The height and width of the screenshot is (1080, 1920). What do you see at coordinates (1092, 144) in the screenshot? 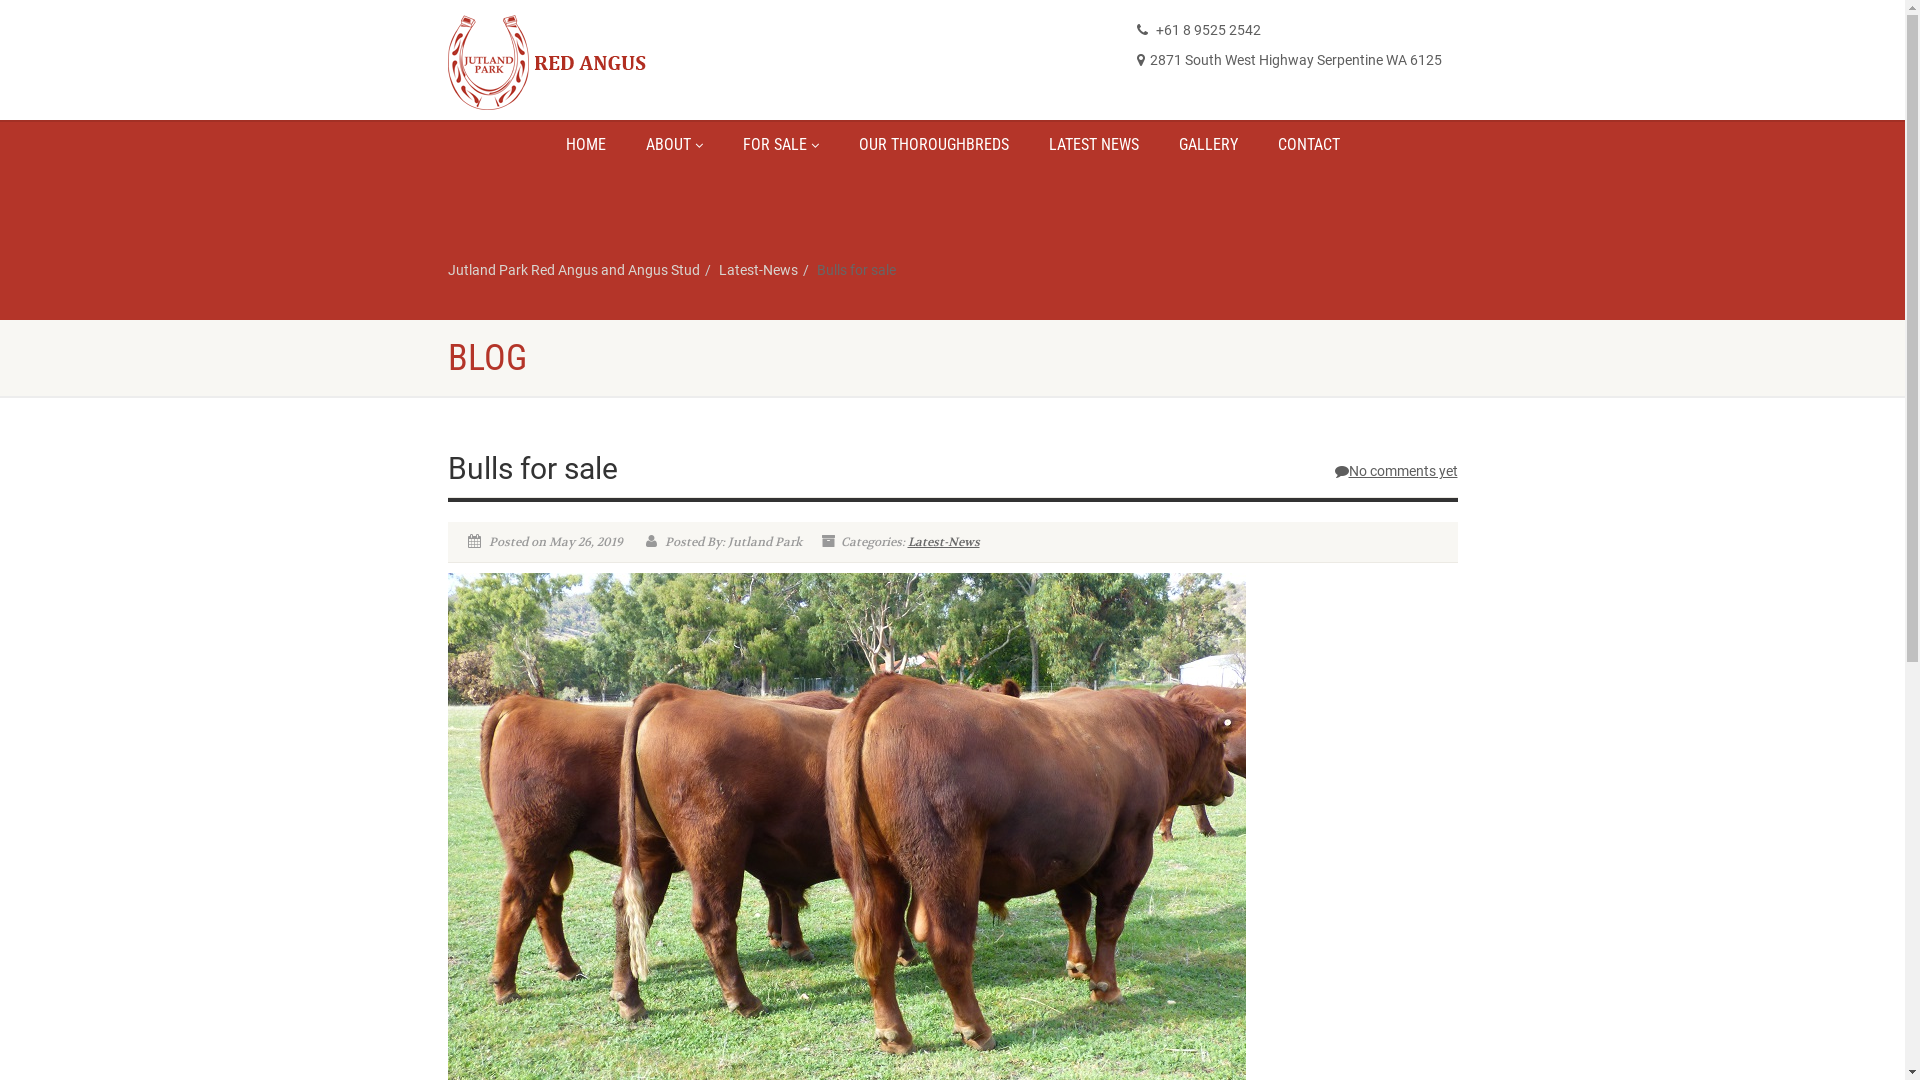
I see `'LATEST NEWS'` at bounding box center [1092, 144].